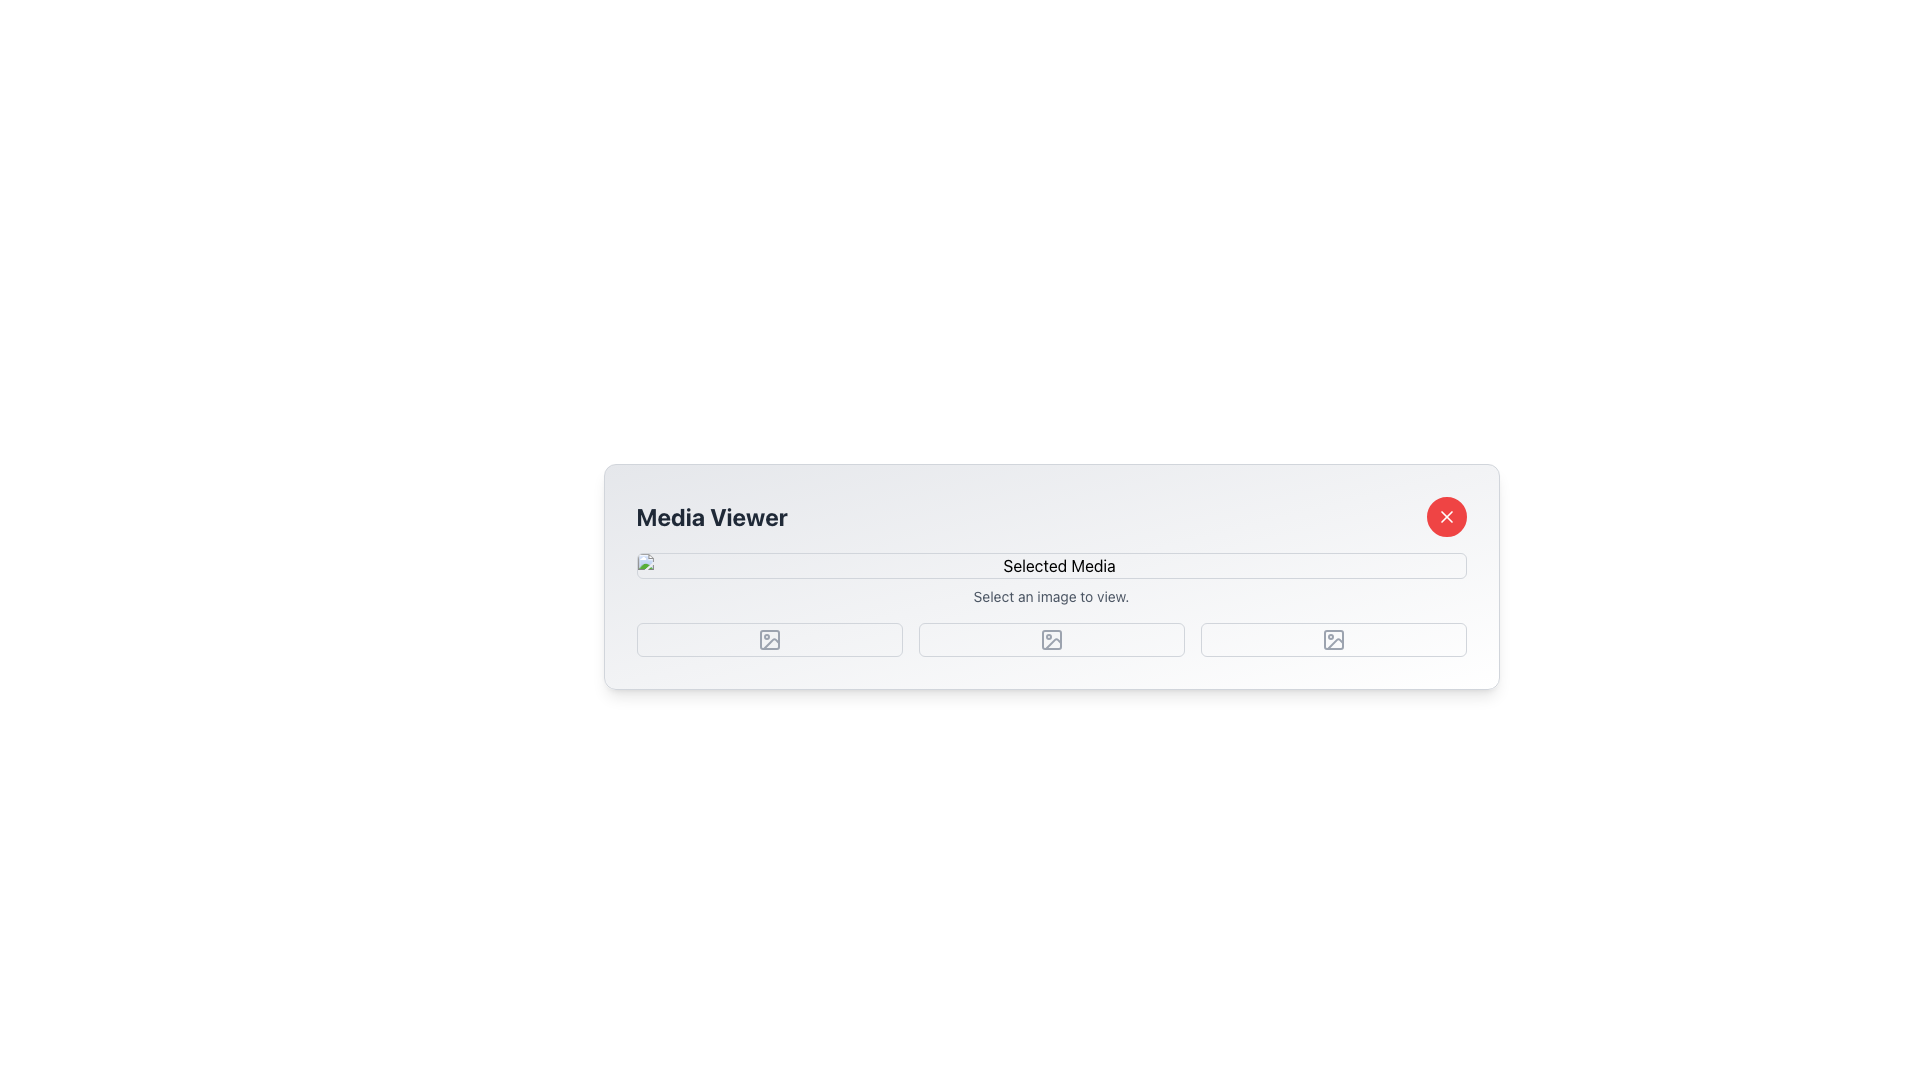 The image size is (1920, 1080). Describe the element at coordinates (1050, 596) in the screenshot. I see `informational text located near the center of the interface, under the 'Selected Media' placeholder image` at that location.